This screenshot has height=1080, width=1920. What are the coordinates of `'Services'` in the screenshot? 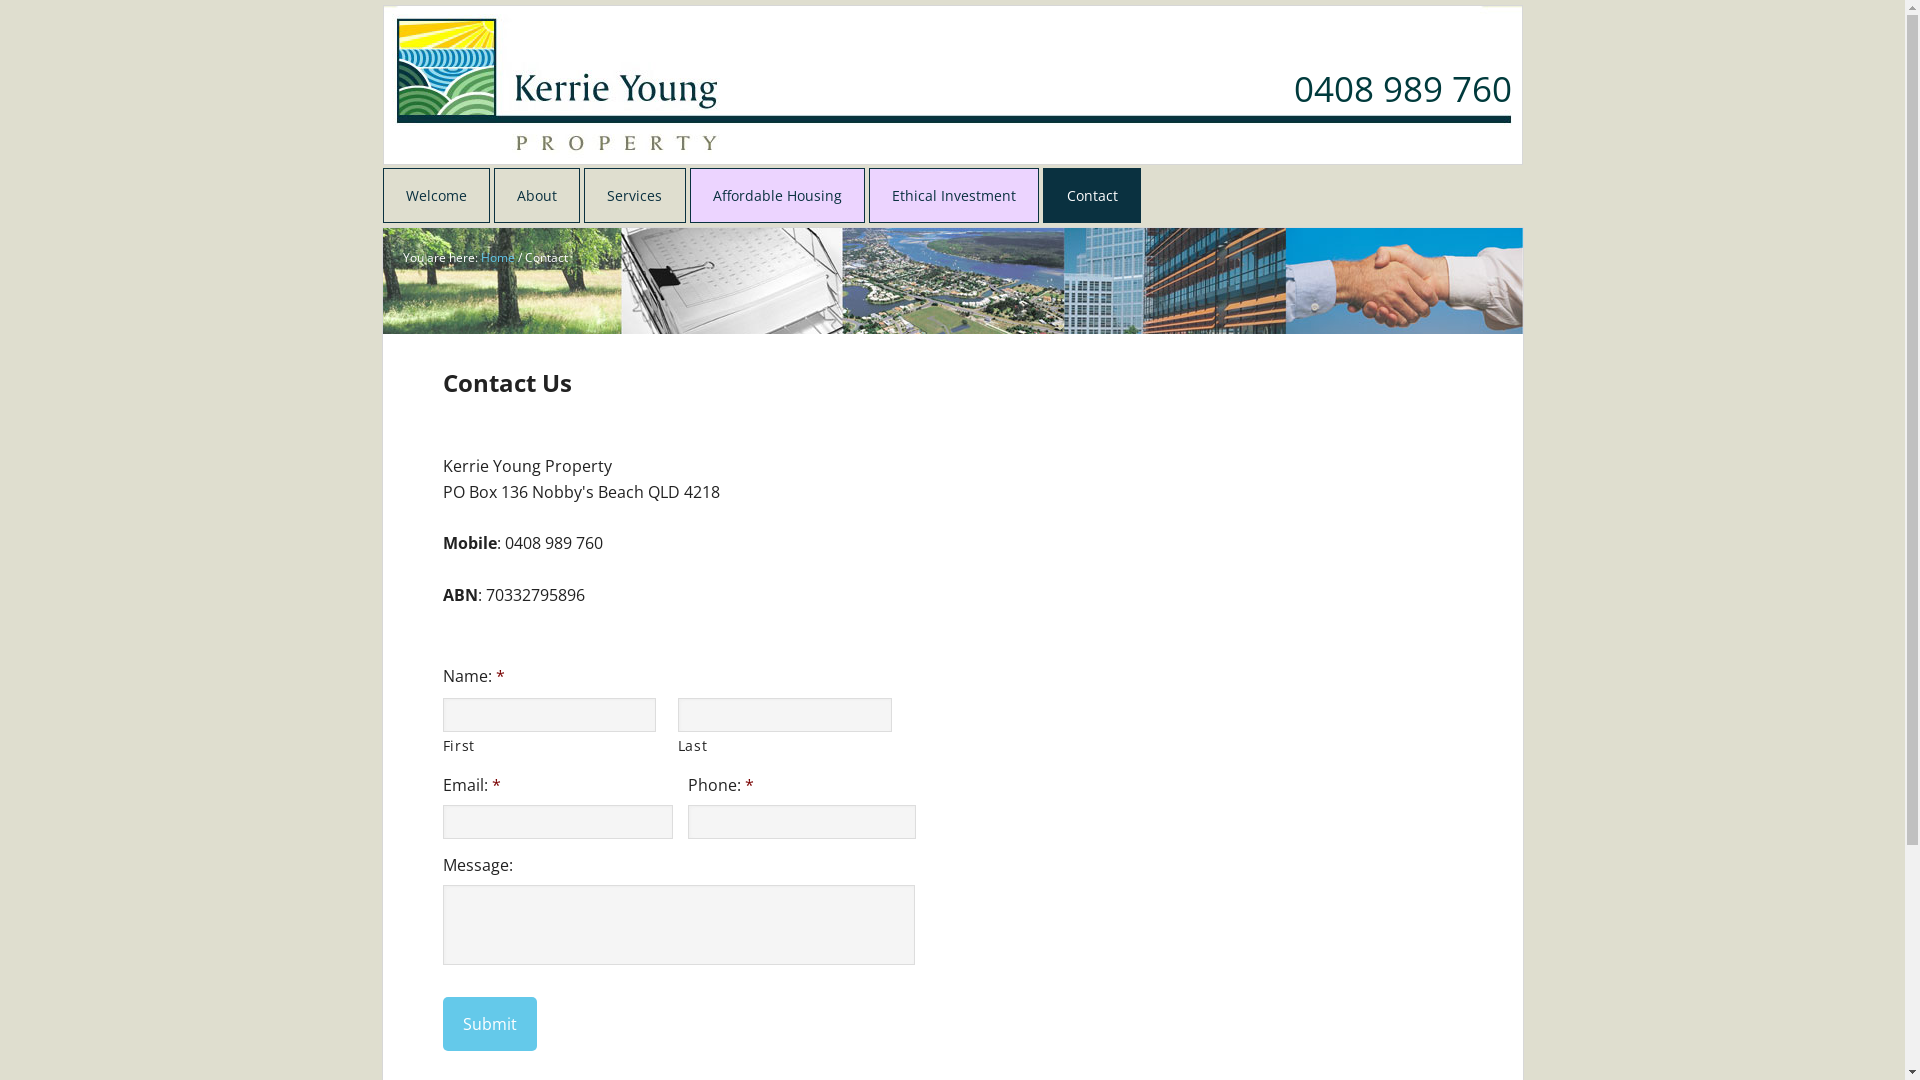 It's located at (633, 195).